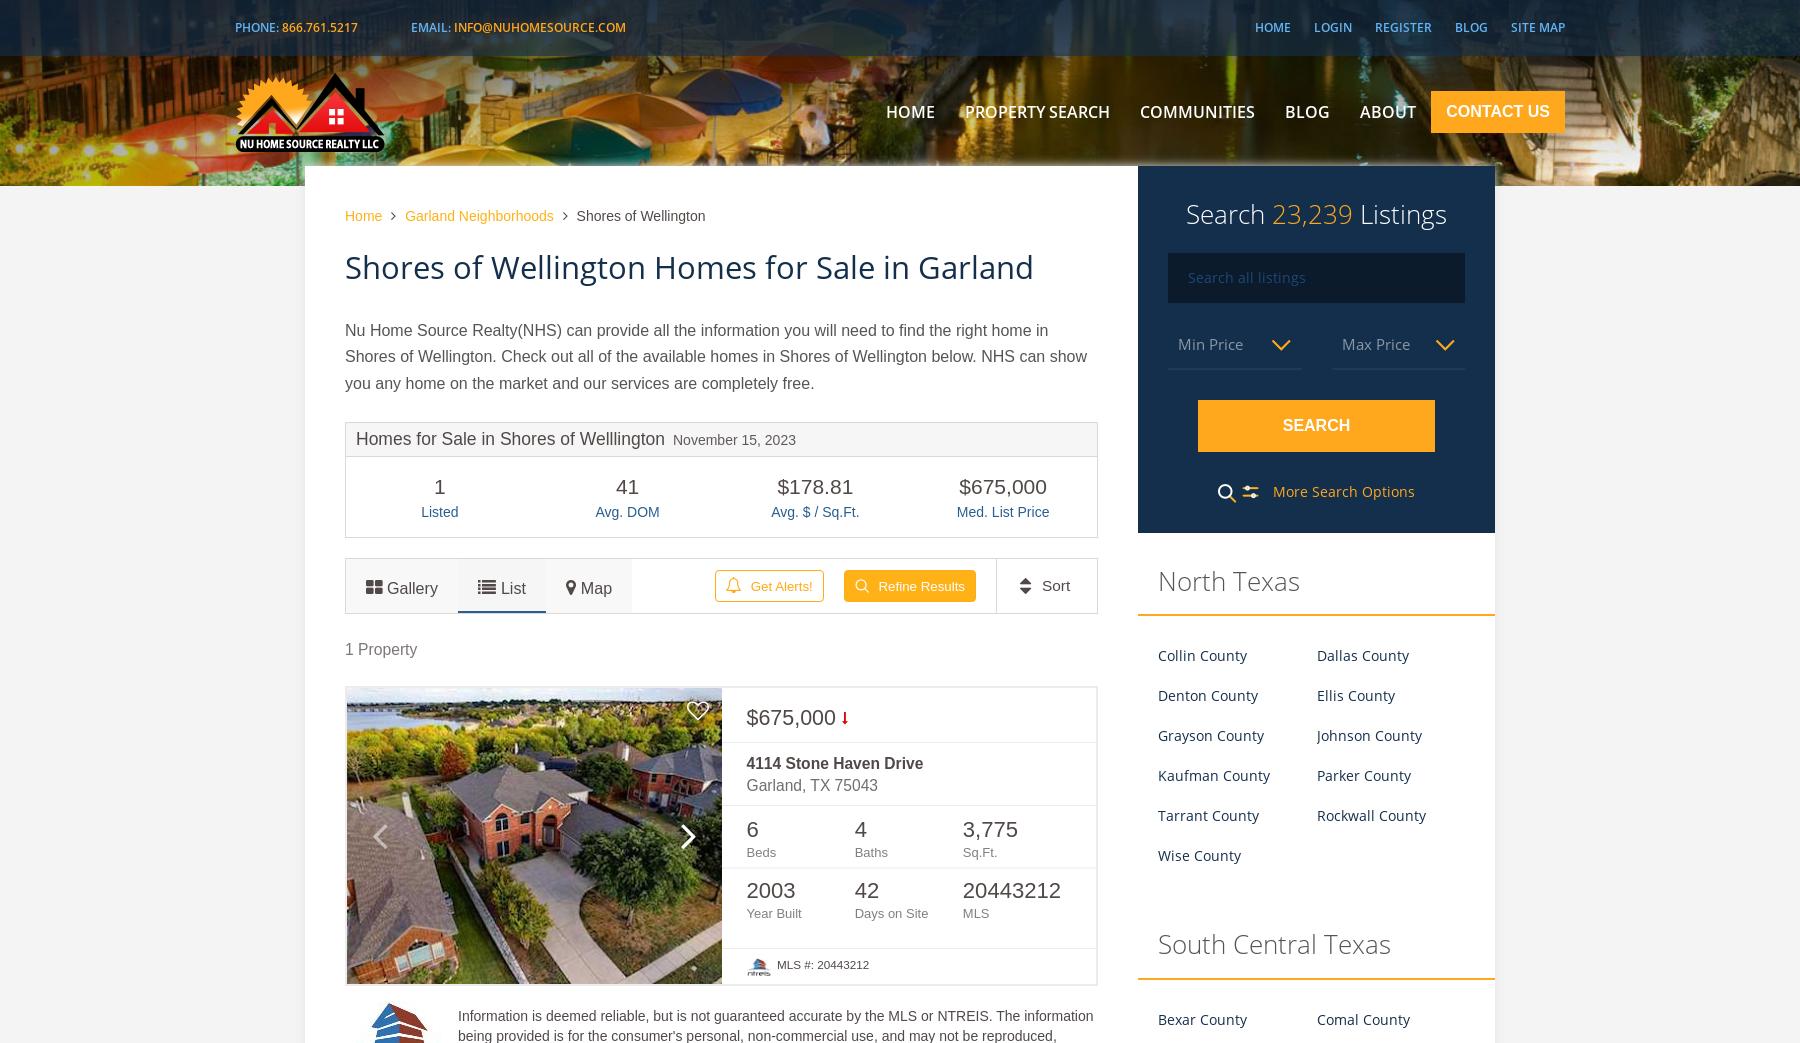 Image resolution: width=1800 pixels, height=1043 pixels. I want to click on 'Nu Home Source Realty(NHS) can provide all the information you will need to find the right home in Shores of Wellington. Check out all of the available homes in Shores of Wellington below. NHS can show you any home on the market and our services are completely free.', so click(715, 355).